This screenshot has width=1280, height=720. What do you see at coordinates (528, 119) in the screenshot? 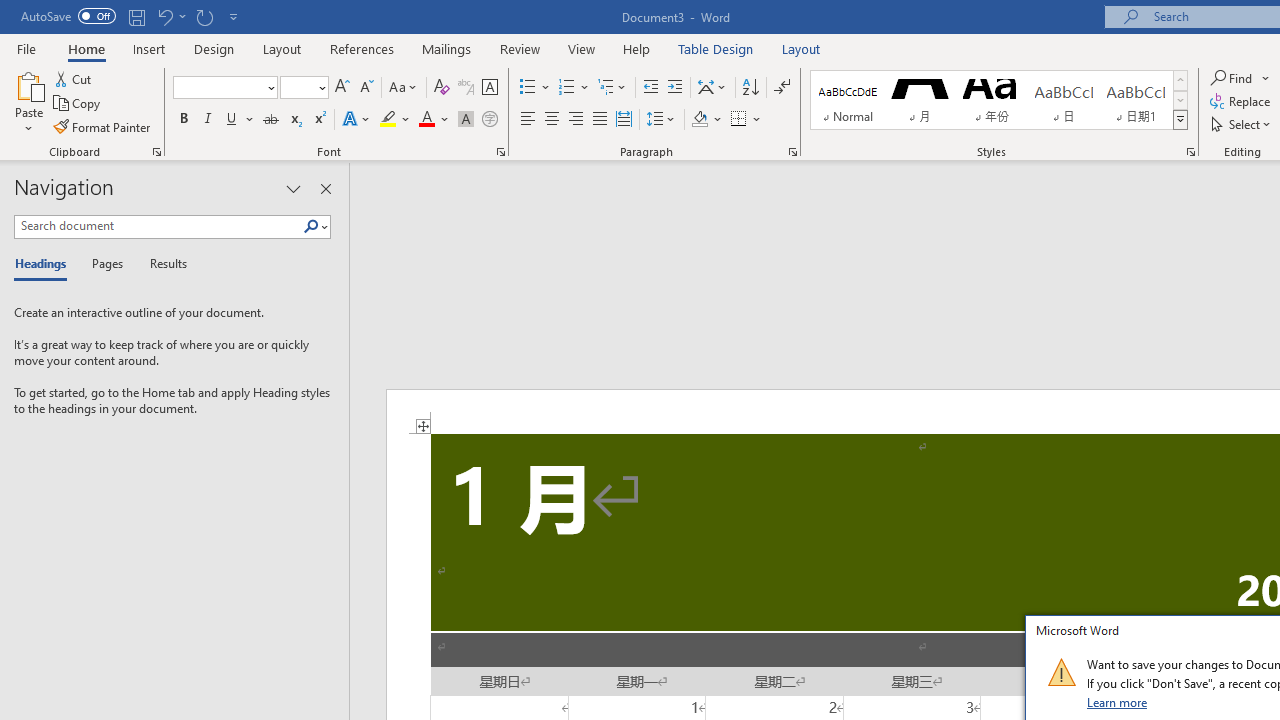
I see `'Align Left'` at bounding box center [528, 119].